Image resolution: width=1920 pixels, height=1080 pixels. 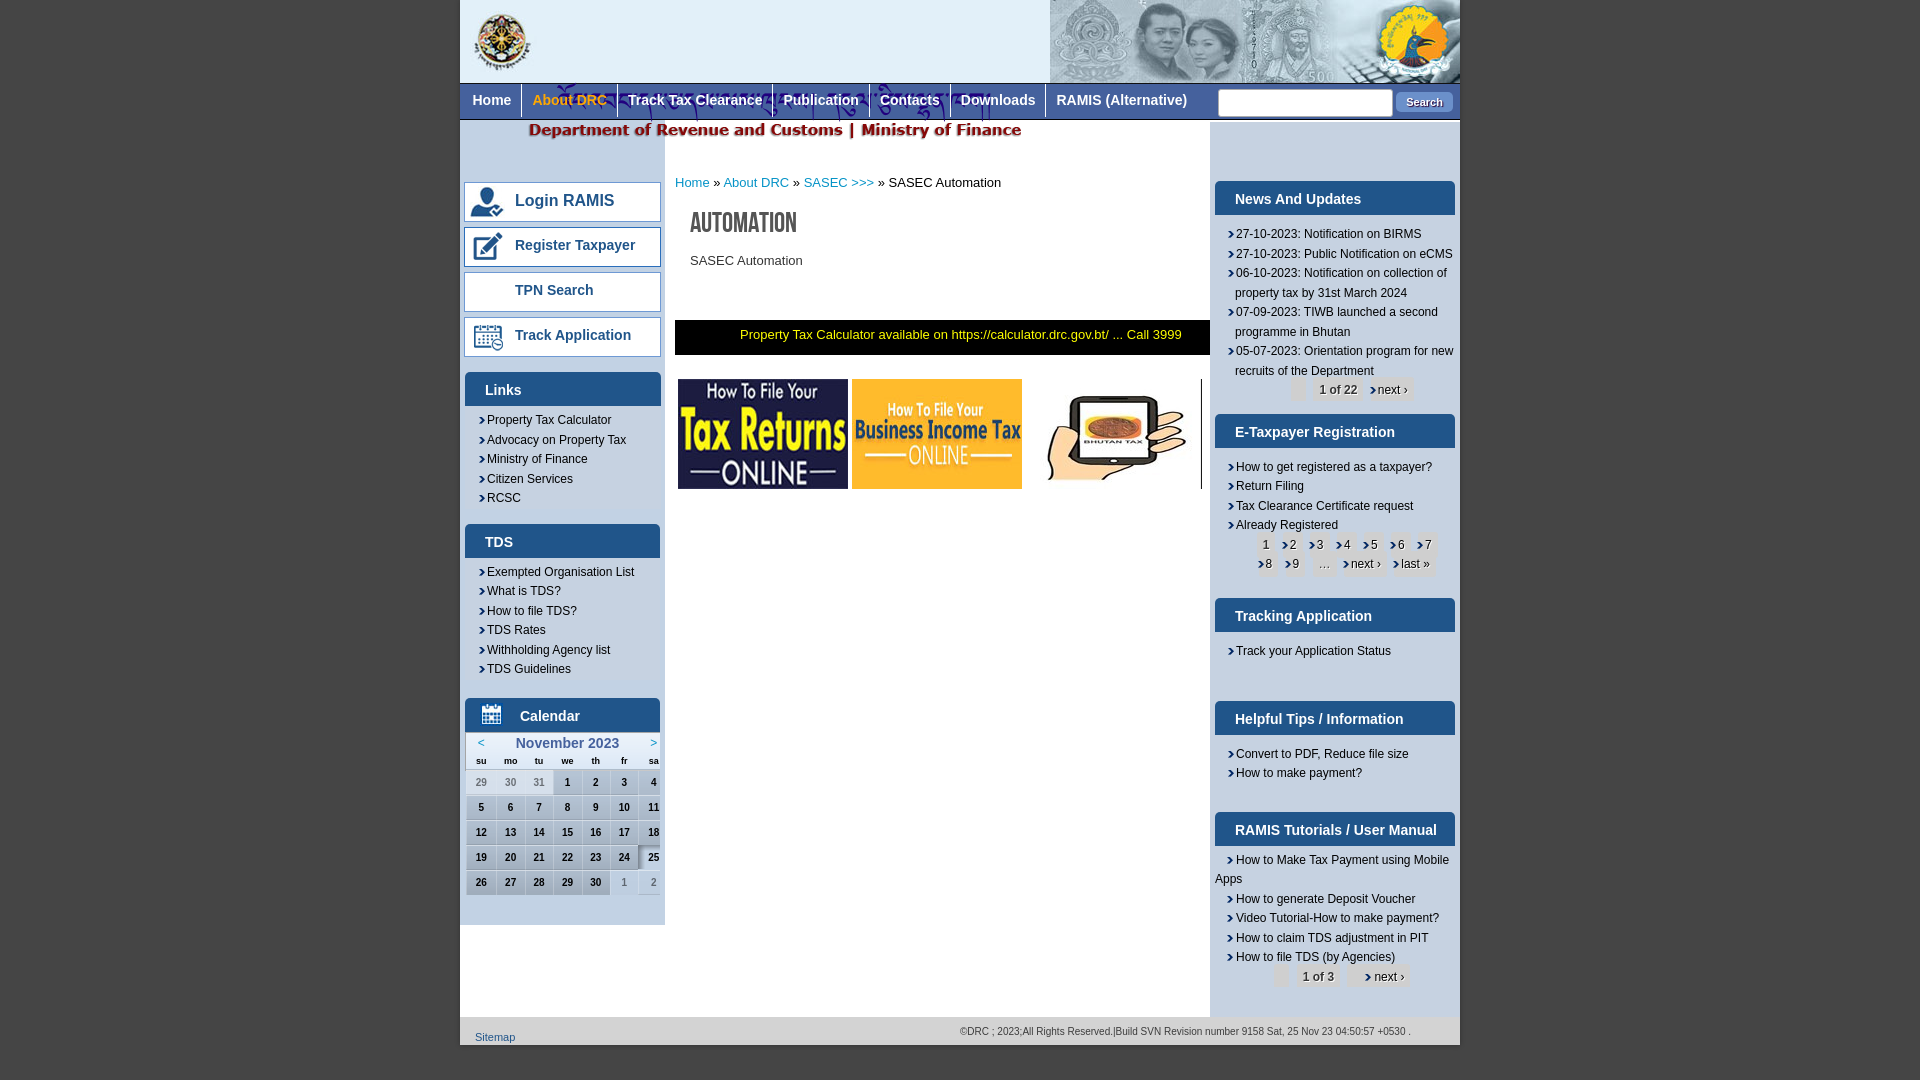 I want to click on '27-10-2023: Notification on BIRMS', so click(x=1323, y=233).